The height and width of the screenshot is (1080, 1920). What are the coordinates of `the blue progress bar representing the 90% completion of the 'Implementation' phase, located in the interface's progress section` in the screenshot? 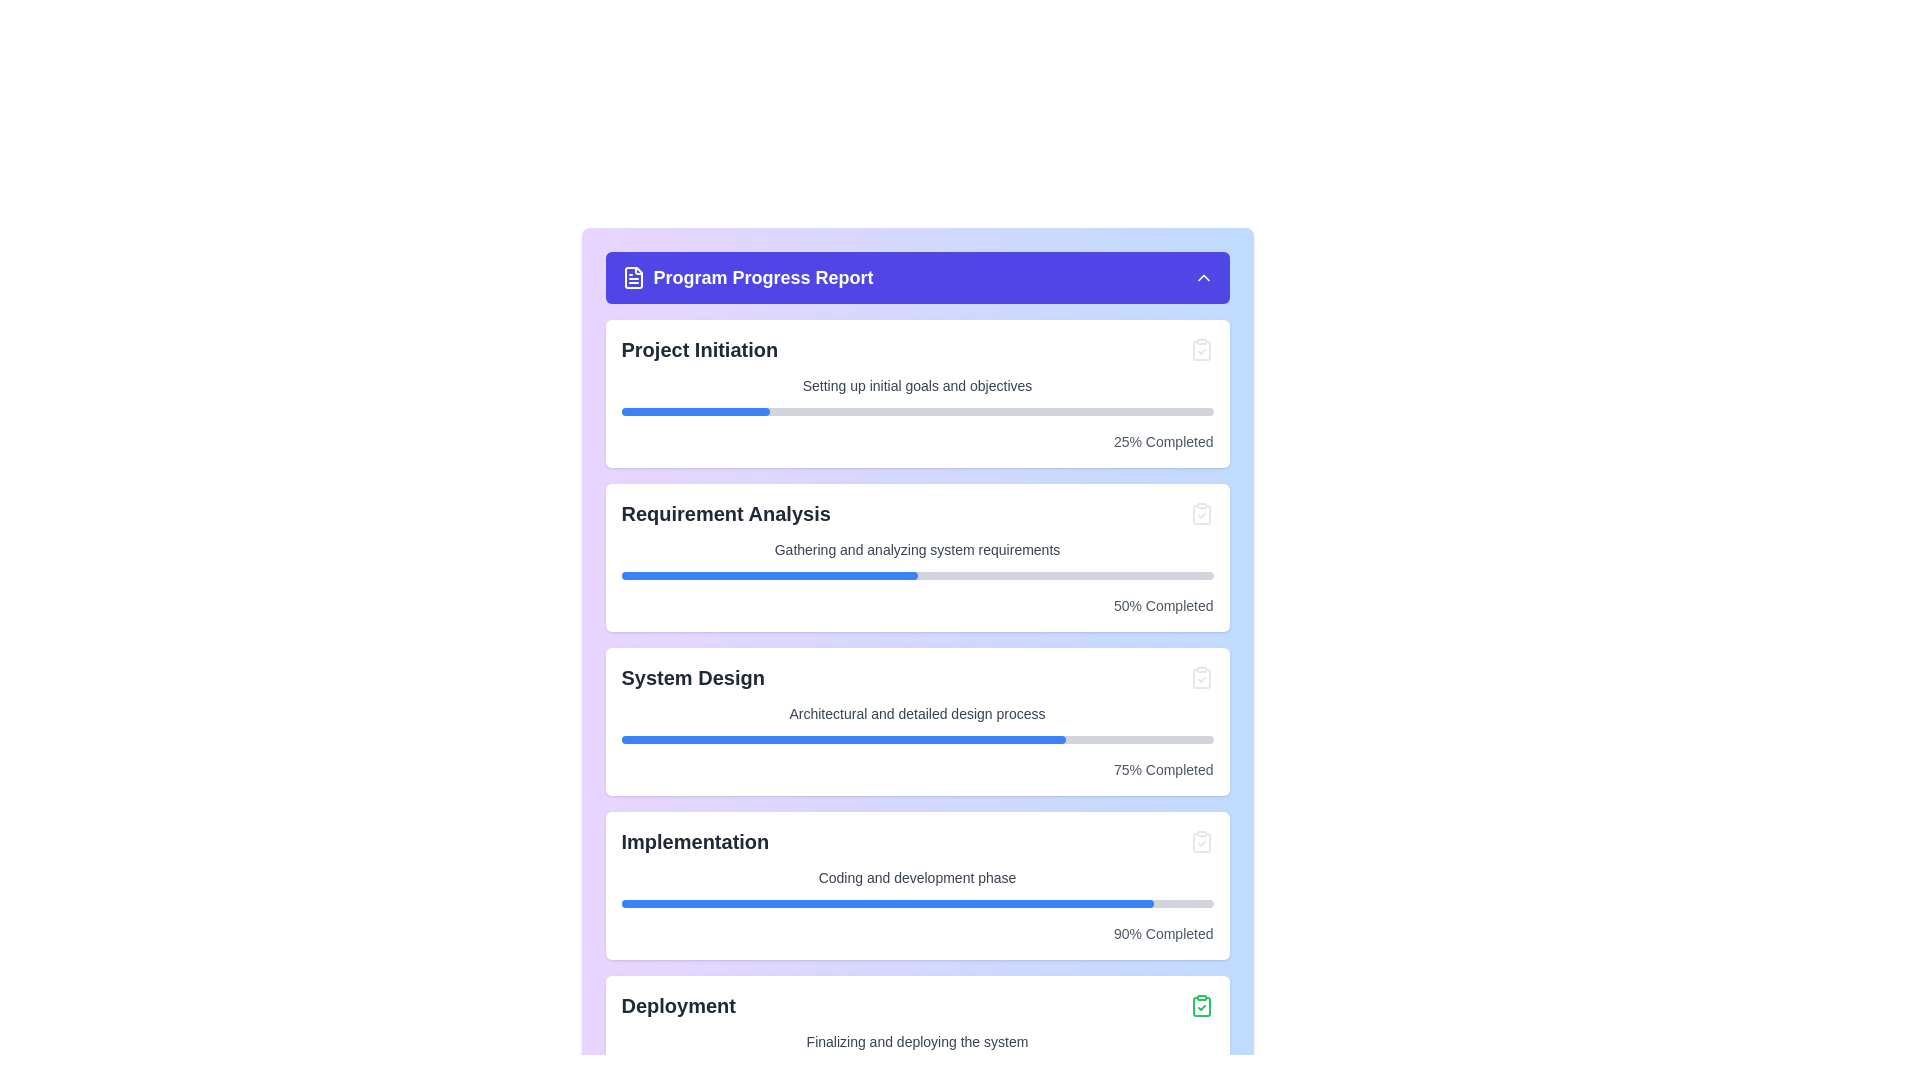 It's located at (886, 903).